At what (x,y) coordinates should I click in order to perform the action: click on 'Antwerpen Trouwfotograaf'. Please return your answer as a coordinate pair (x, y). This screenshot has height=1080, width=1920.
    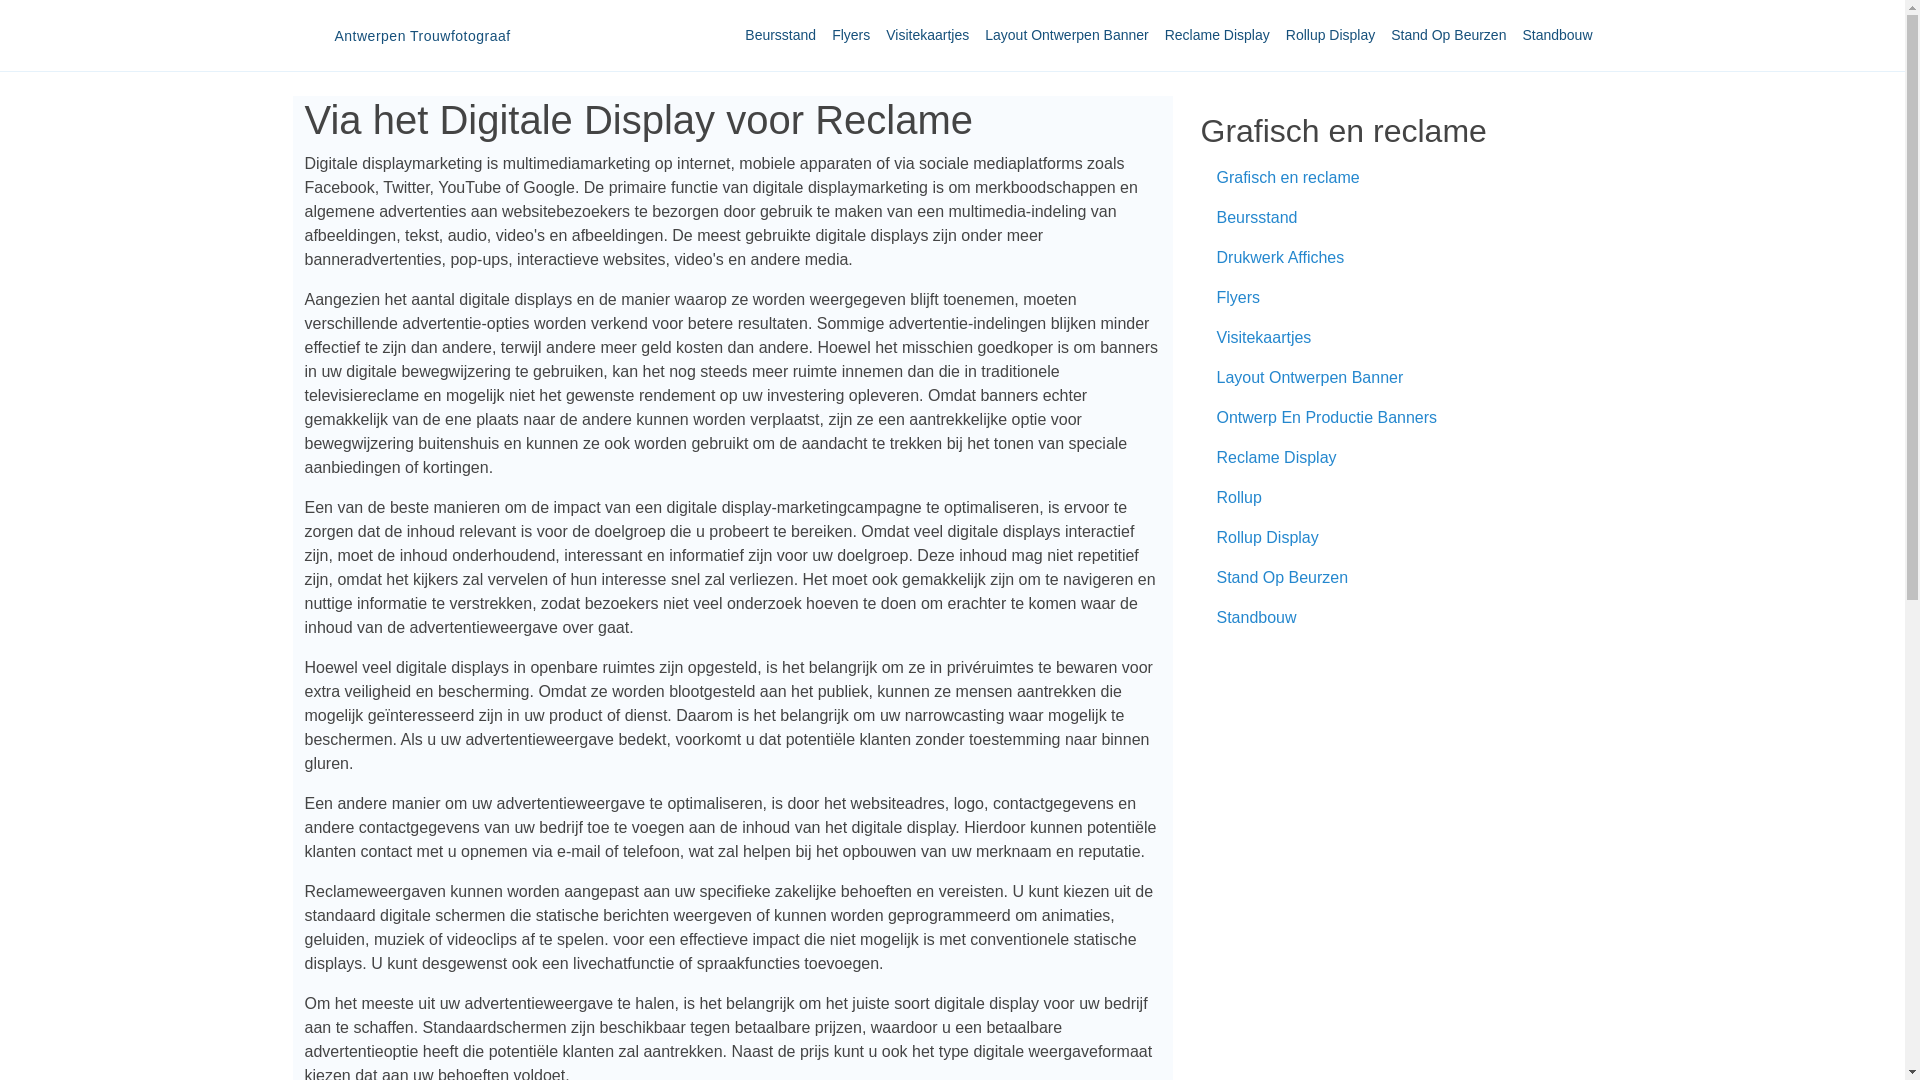
    Looking at the image, I should click on (406, 34).